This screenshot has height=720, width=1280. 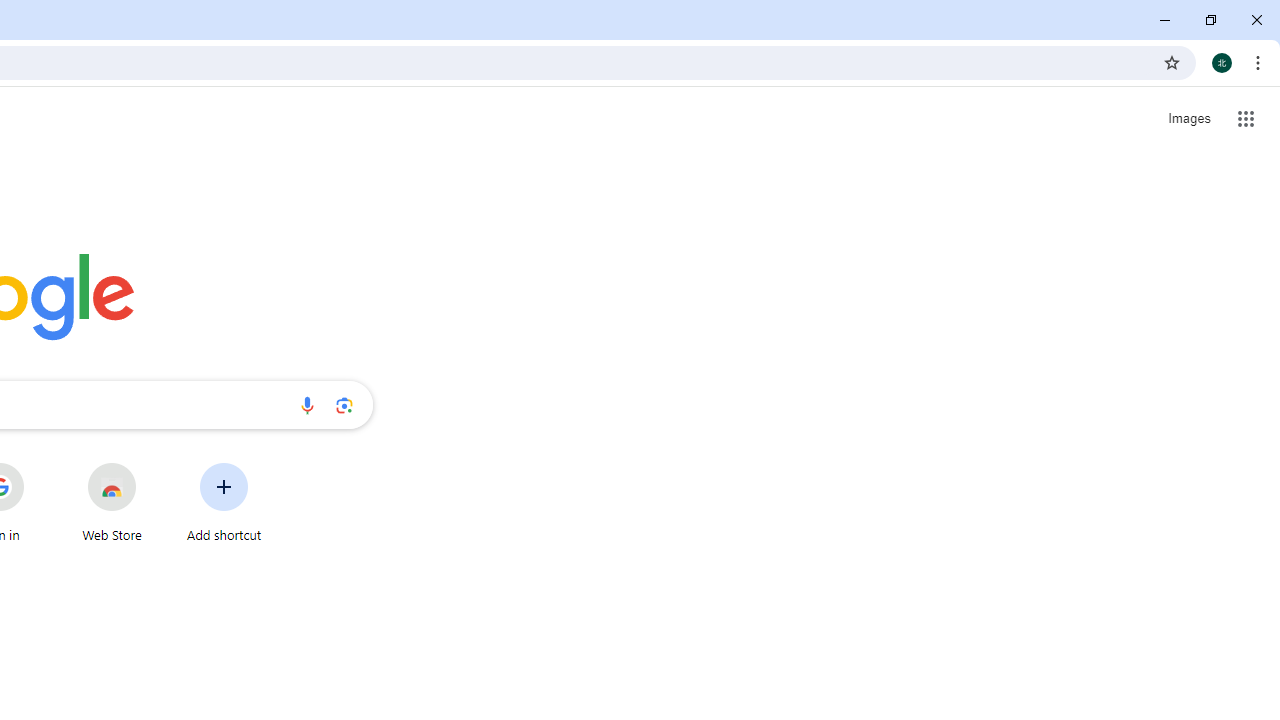 What do you see at coordinates (111, 501) in the screenshot?
I see `'Web Store'` at bounding box center [111, 501].